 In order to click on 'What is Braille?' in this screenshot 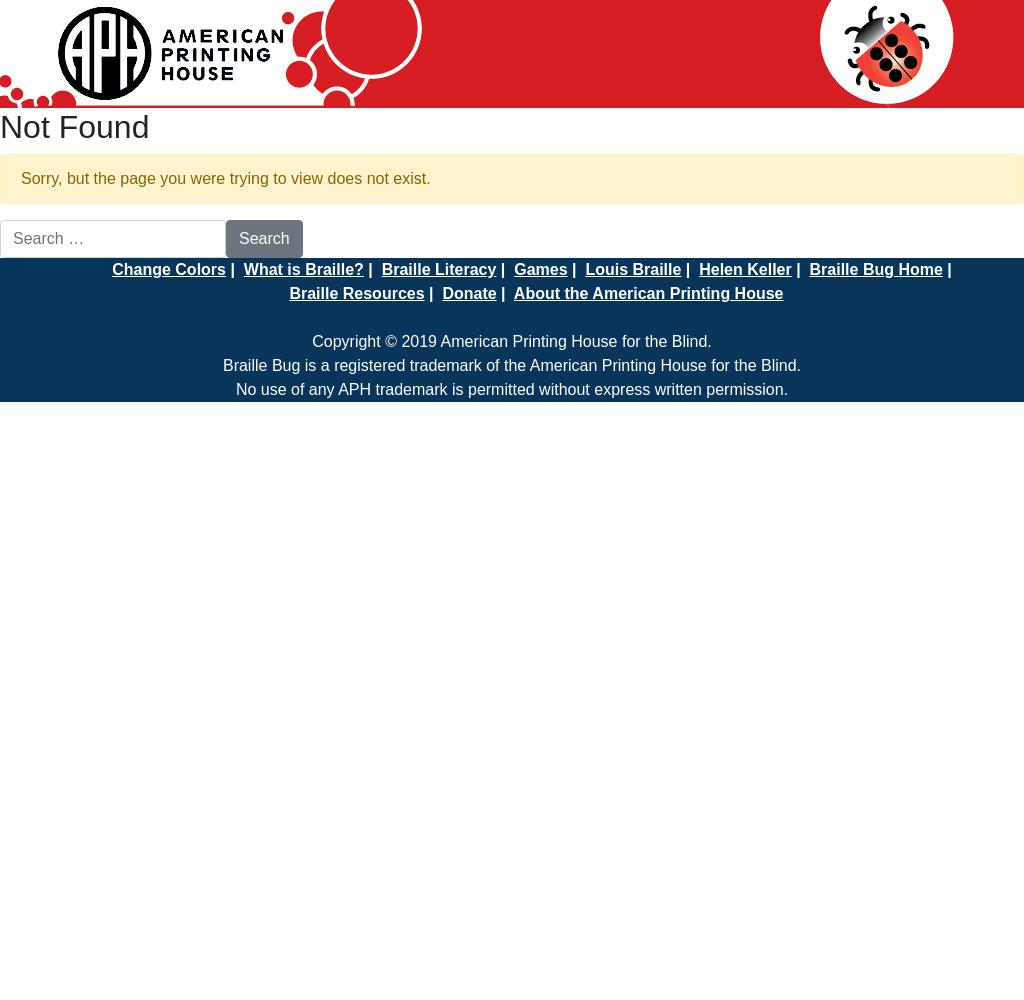, I will do `click(302, 269)`.